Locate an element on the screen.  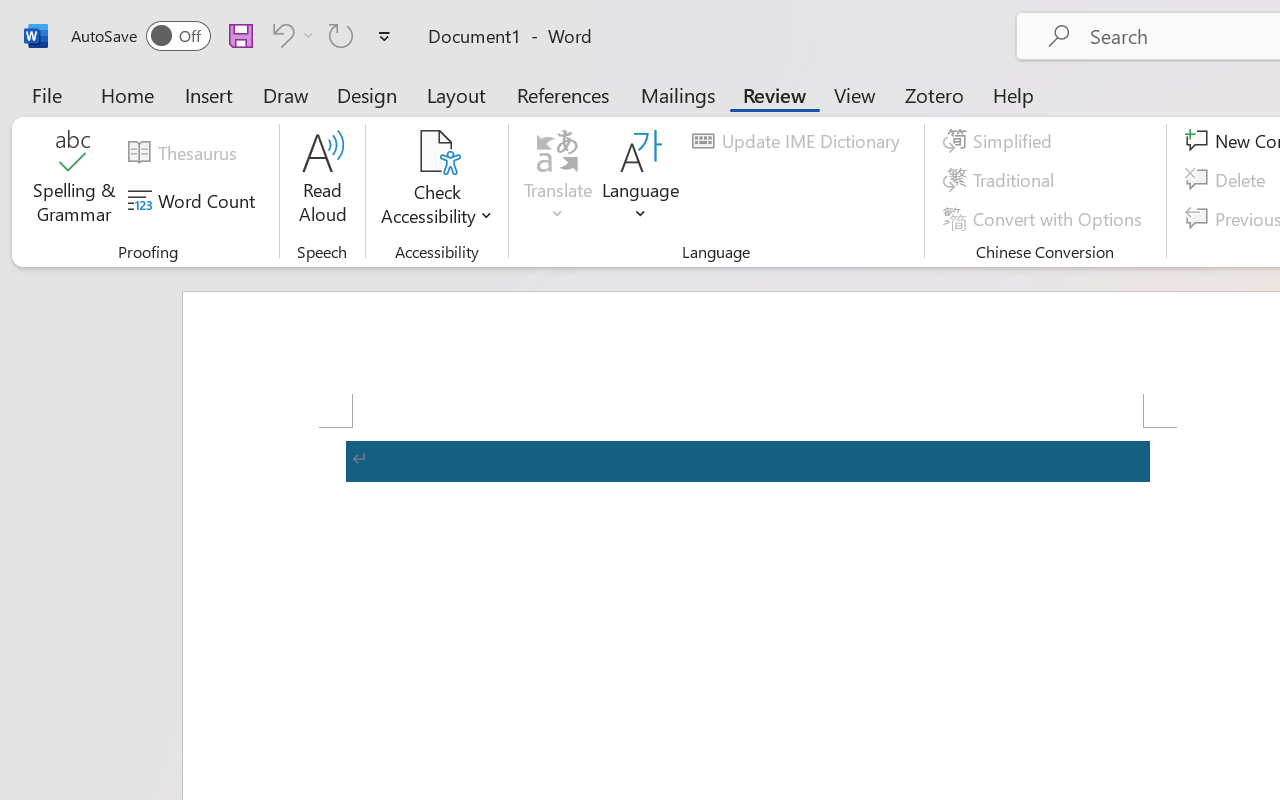
'Check Accessibility' is located at coordinates (436, 179).